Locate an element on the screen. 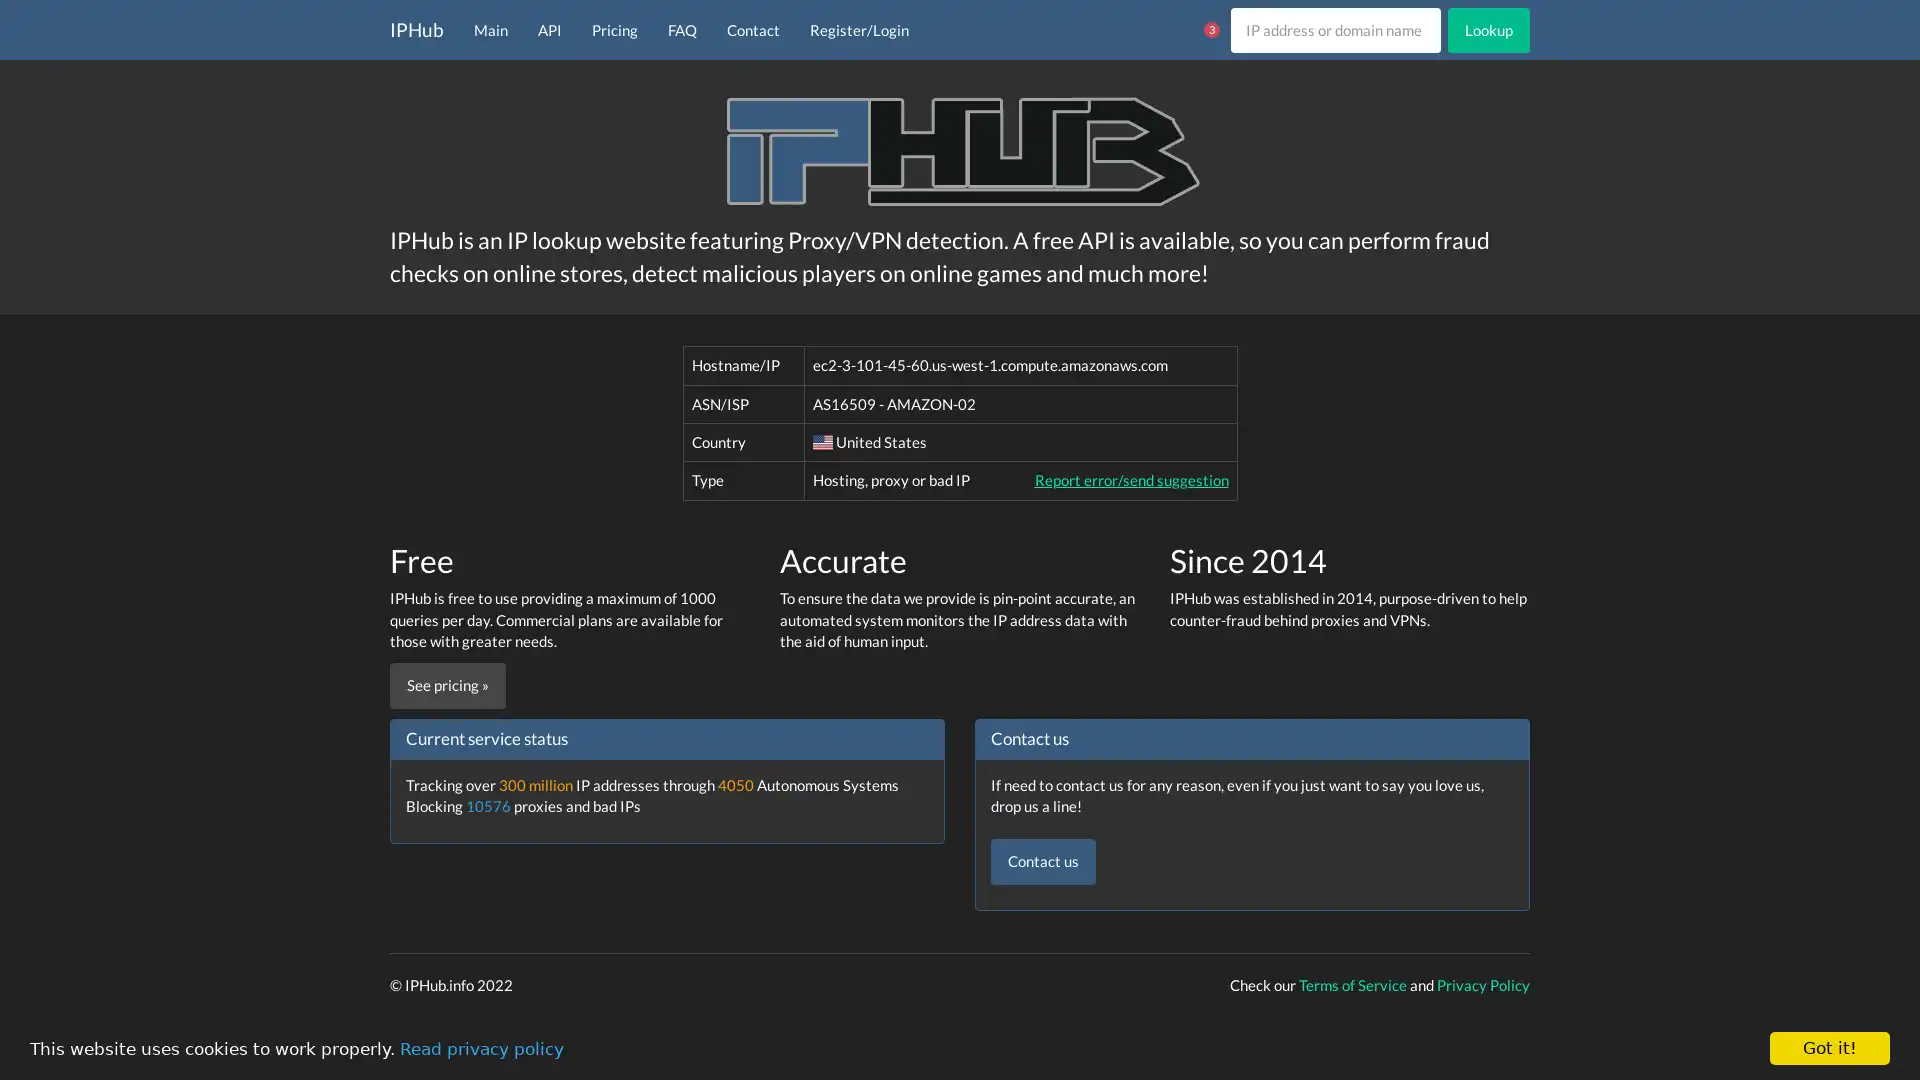 The height and width of the screenshot is (1080, 1920). See pricing is located at coordinates (446, 684).